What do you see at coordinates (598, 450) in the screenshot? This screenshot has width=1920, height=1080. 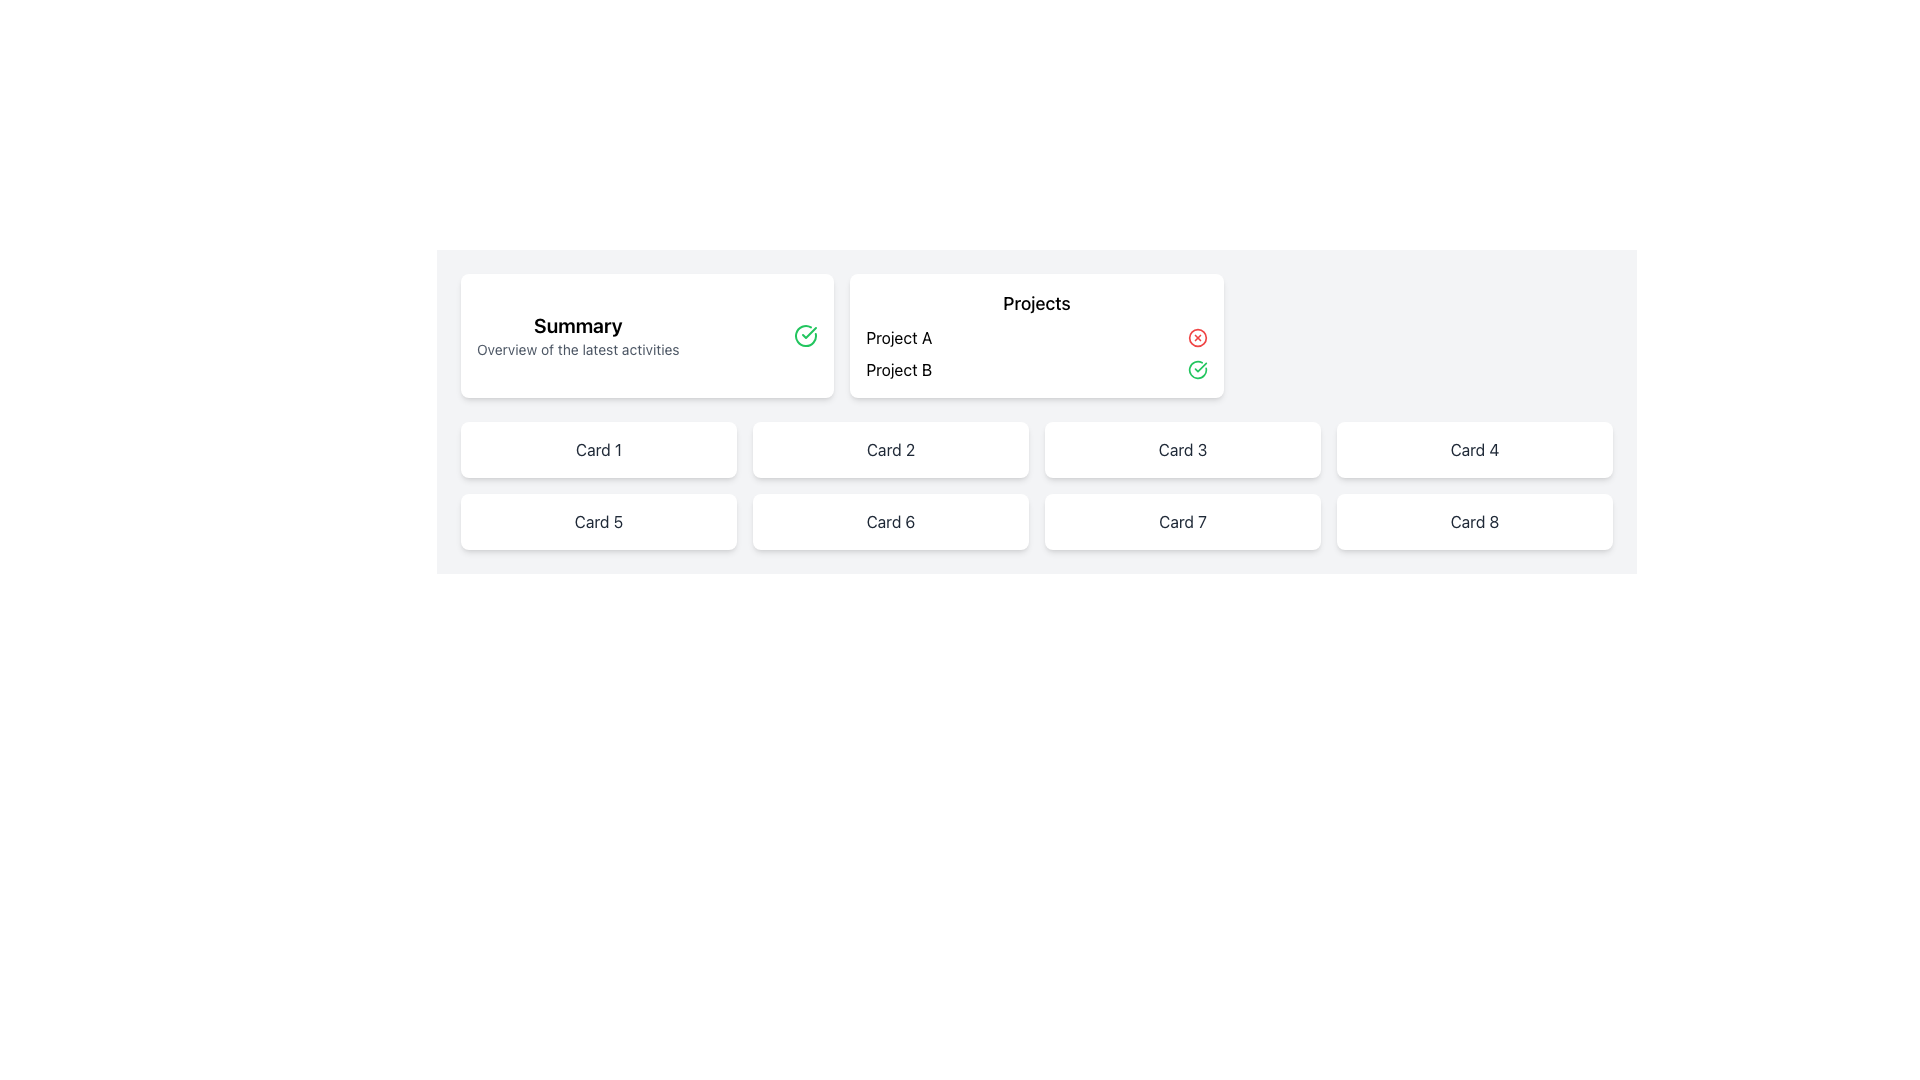 I see `the text label displaying 'Card 1' within the first card in the grid layout, which is located in the top left corner of the second row below the 'Summary' section` at bounding box center [598, 450].